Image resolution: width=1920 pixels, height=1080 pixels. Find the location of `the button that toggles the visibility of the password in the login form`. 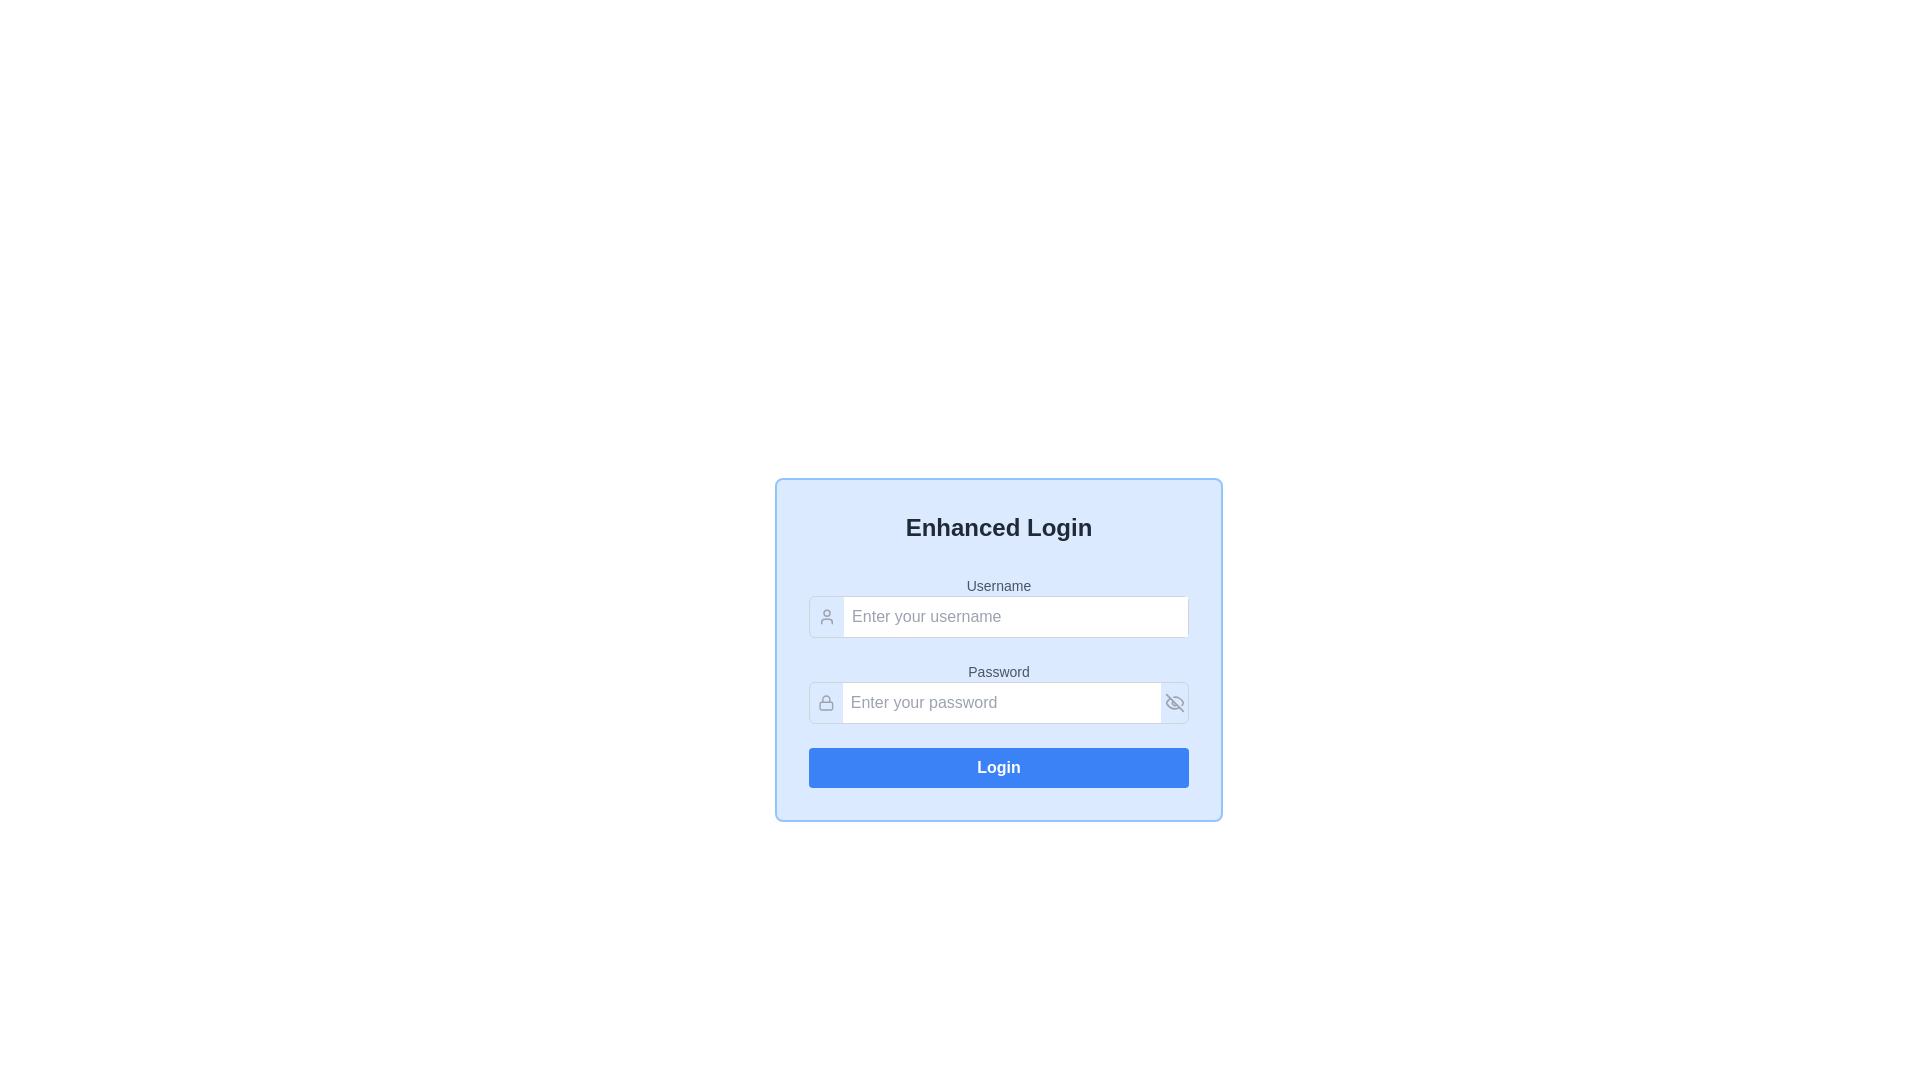

the button that toggles the visibility of the password in the login form is located at coordinates (1174, 701).